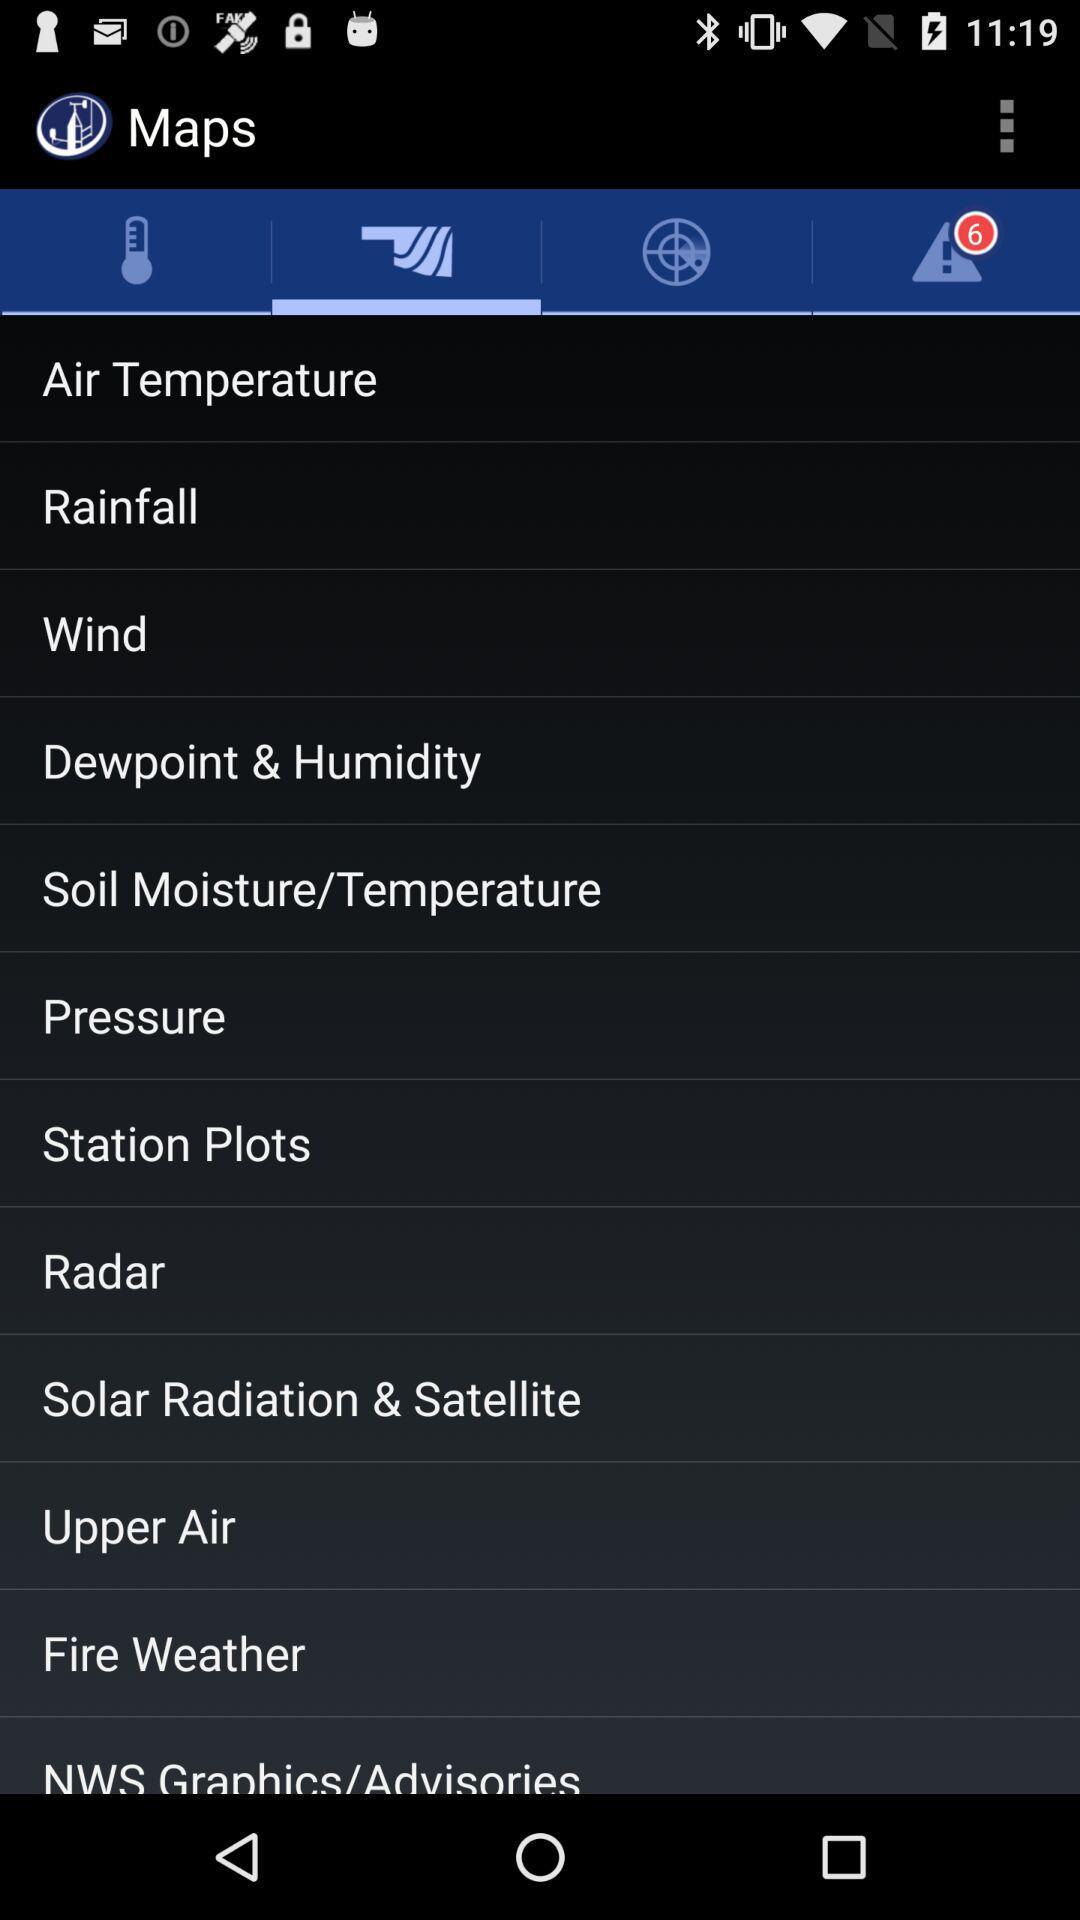 The image size is (1080, 1920). I want to click on app above pressure app, so click(540, 887).